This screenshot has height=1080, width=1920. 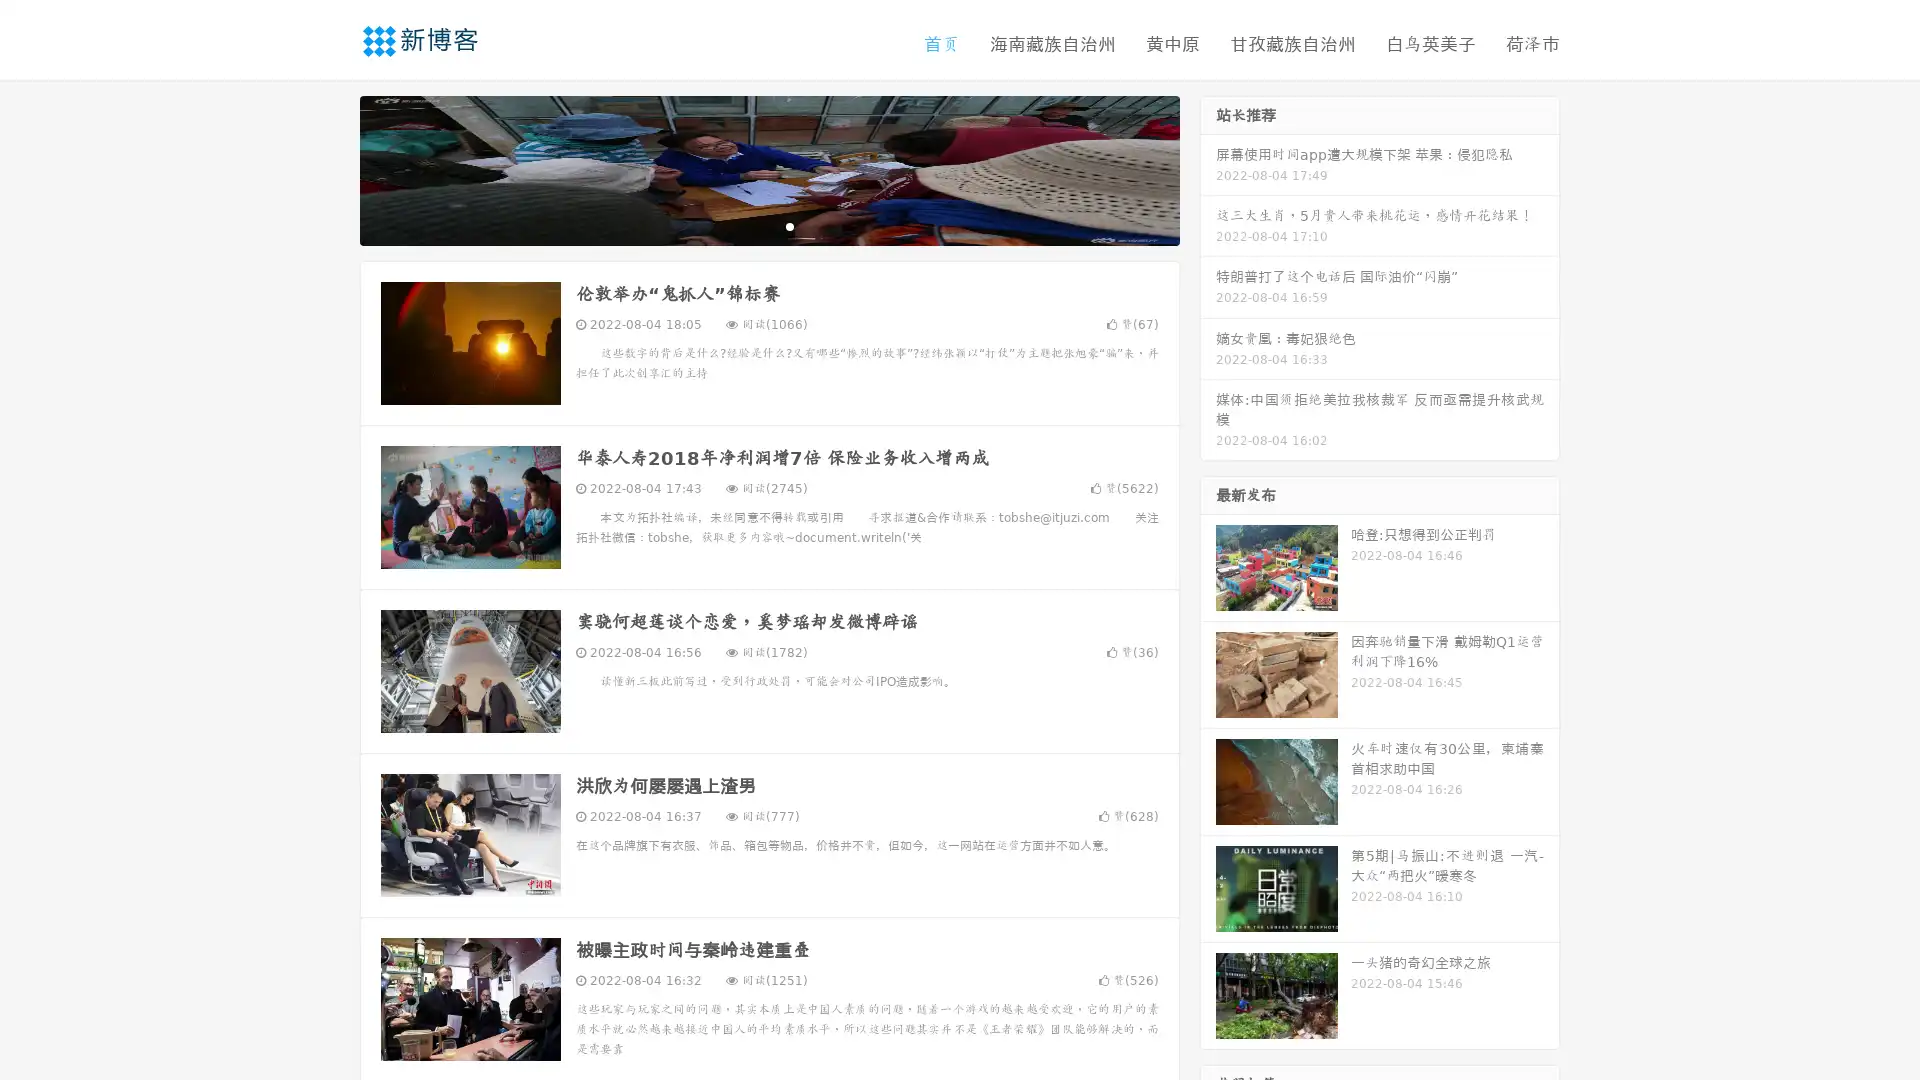 I want to click on Next slide, so click(x=1208, y=168).